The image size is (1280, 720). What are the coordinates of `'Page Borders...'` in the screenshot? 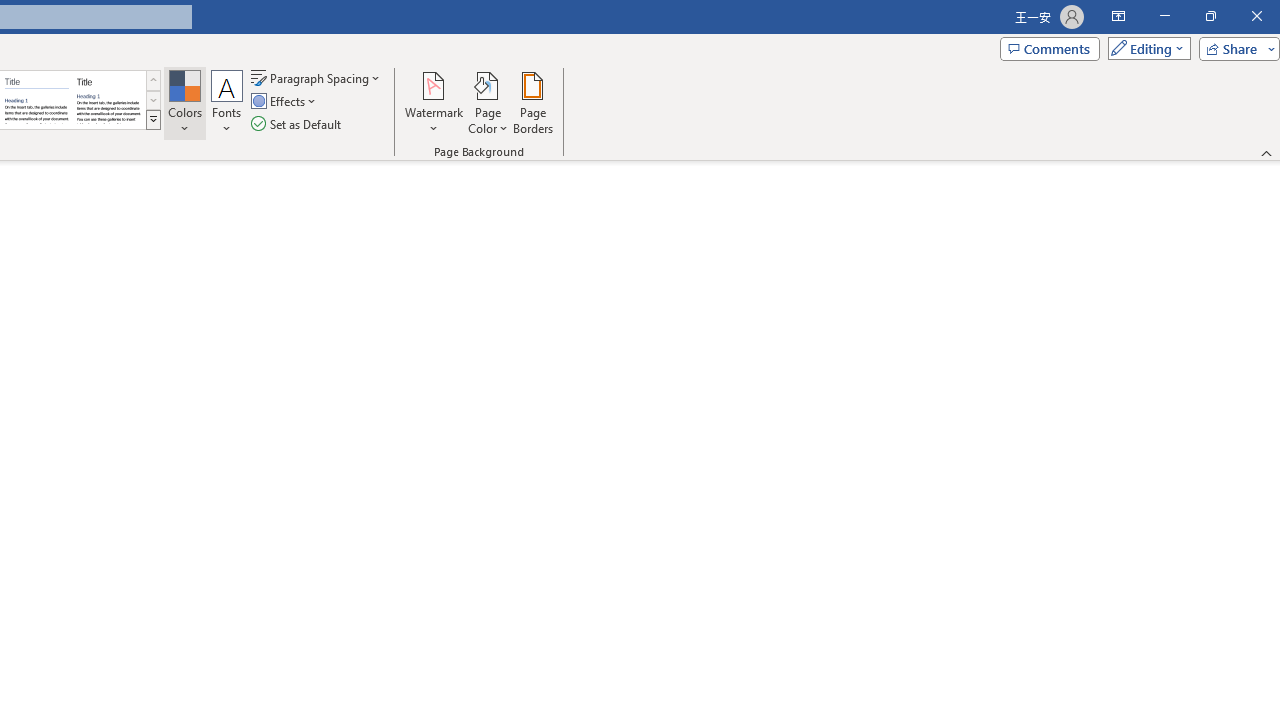 It's located at (533, 103).